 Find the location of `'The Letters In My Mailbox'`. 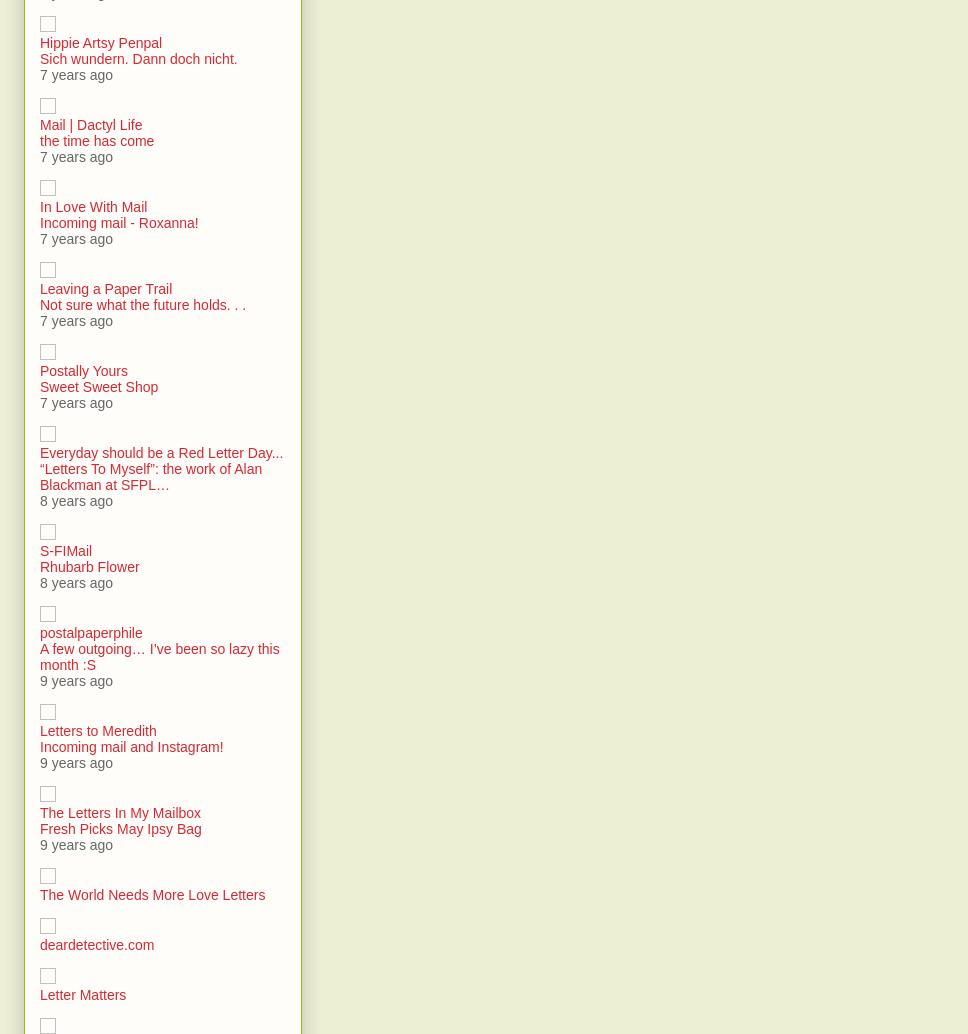

'The Letters In My Mailbox' is located at coordinates (120, 812).